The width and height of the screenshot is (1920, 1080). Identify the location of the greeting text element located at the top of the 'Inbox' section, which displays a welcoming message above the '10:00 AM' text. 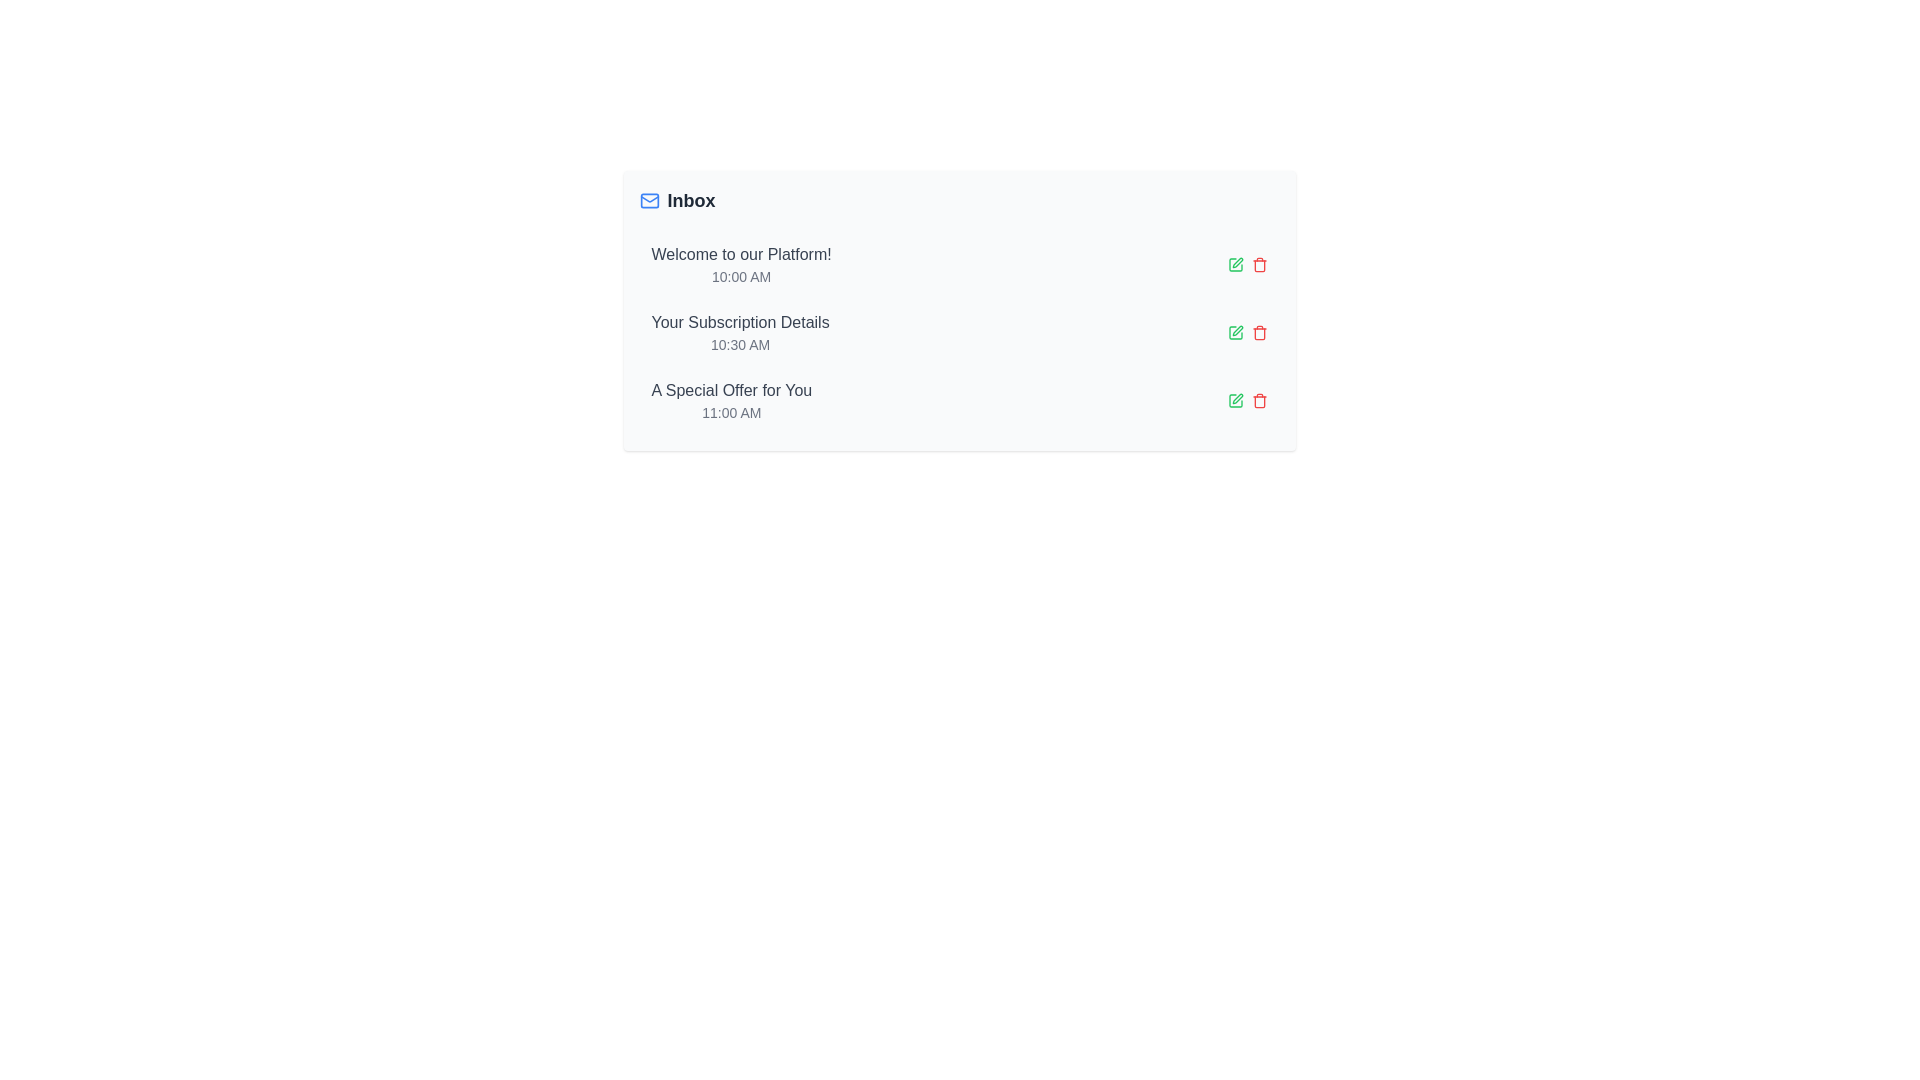
(740, 253).